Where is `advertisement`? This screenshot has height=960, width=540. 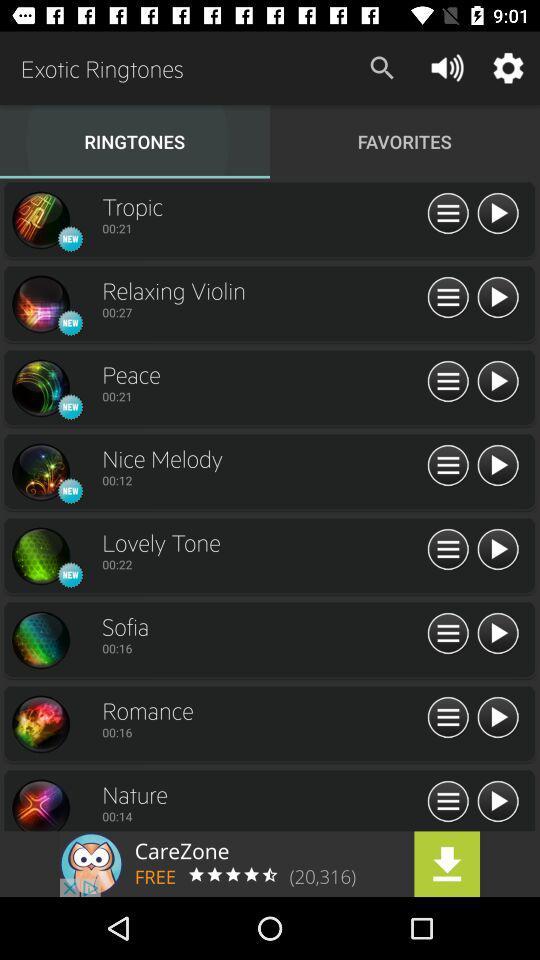 advertisement is located at coordinates (496, 550).